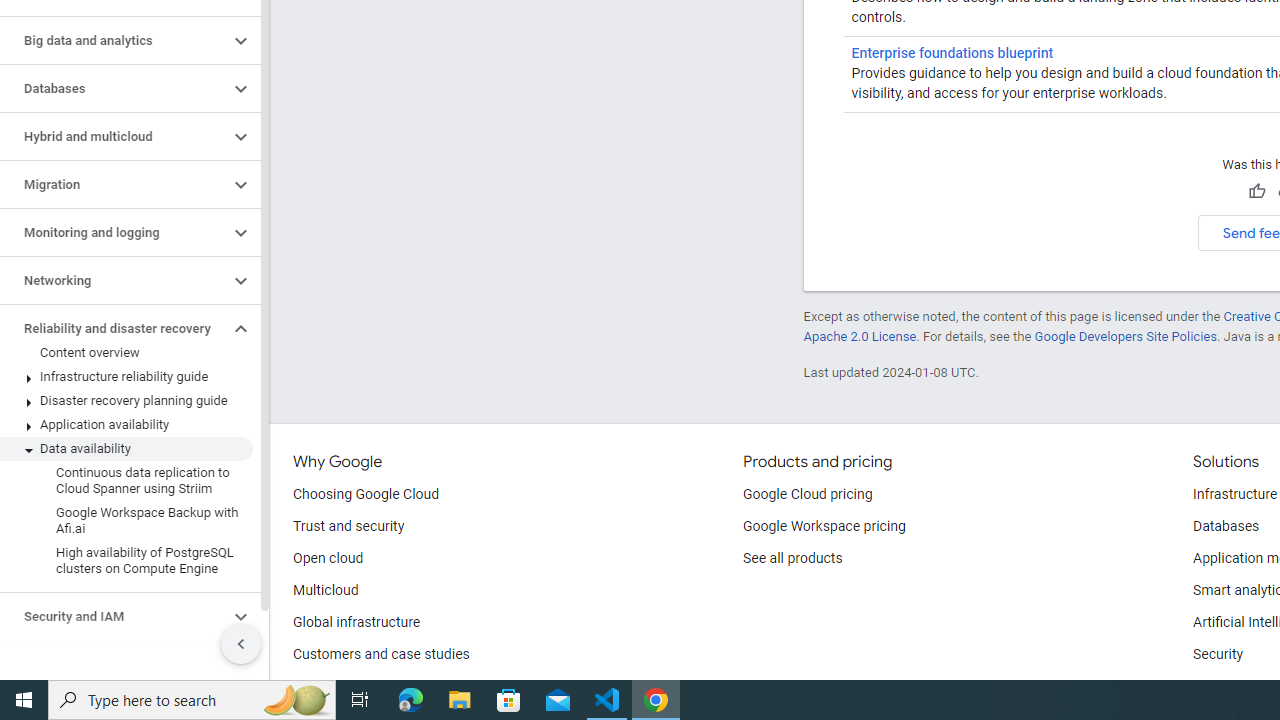  Describe the element at coordinates (125, 352) in the screenshot. I see `'Content overview'` at that location.